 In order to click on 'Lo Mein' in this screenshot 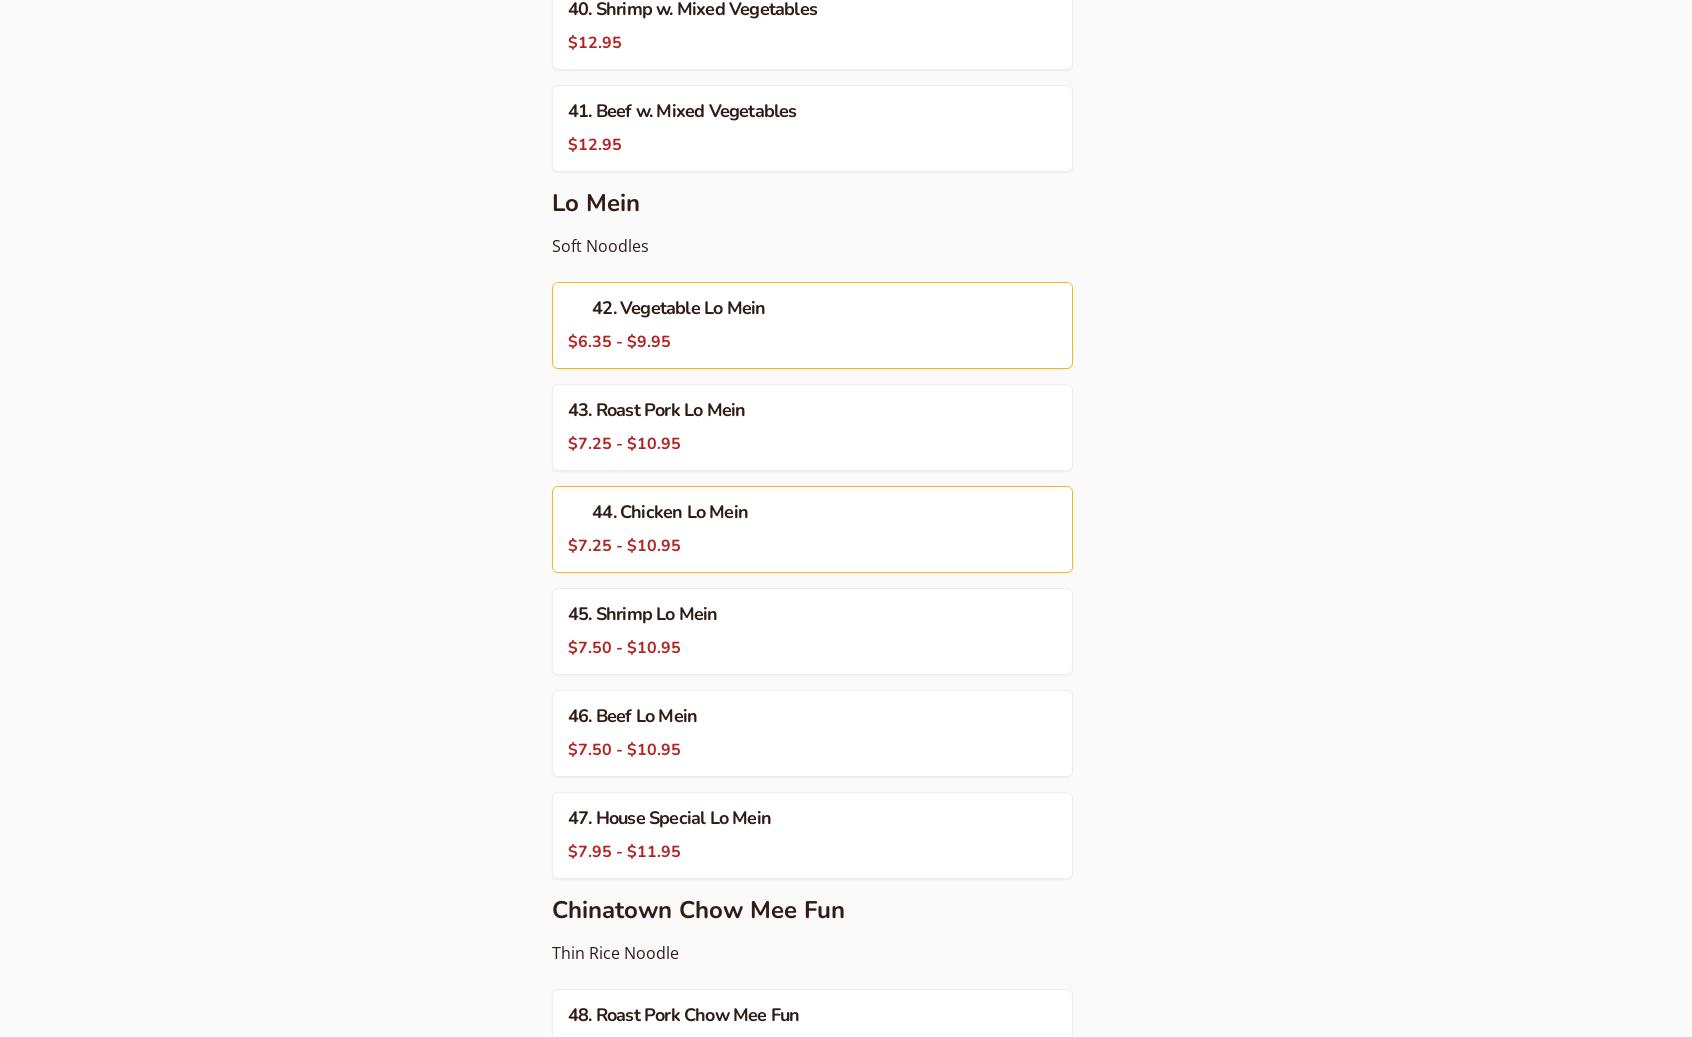, I will do `click(594, 202)`.